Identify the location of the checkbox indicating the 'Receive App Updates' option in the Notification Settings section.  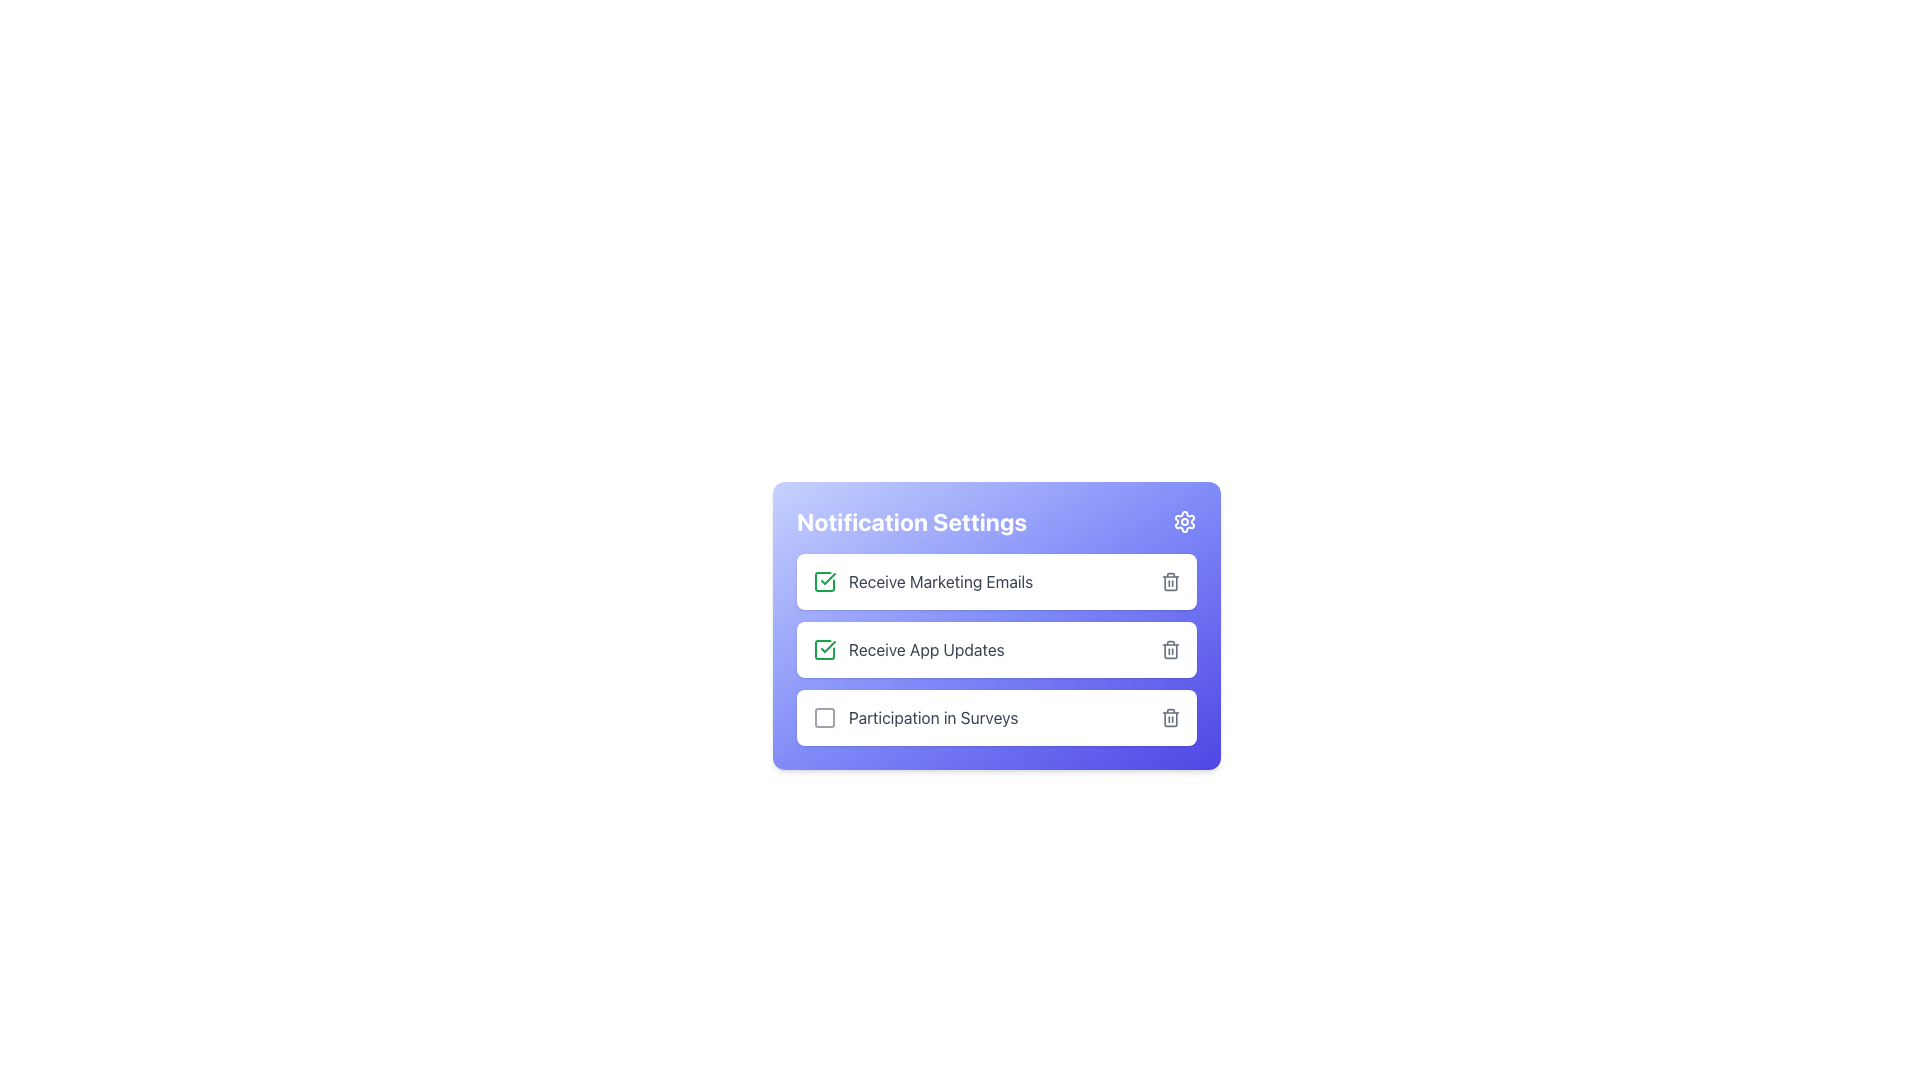
(825, 650).